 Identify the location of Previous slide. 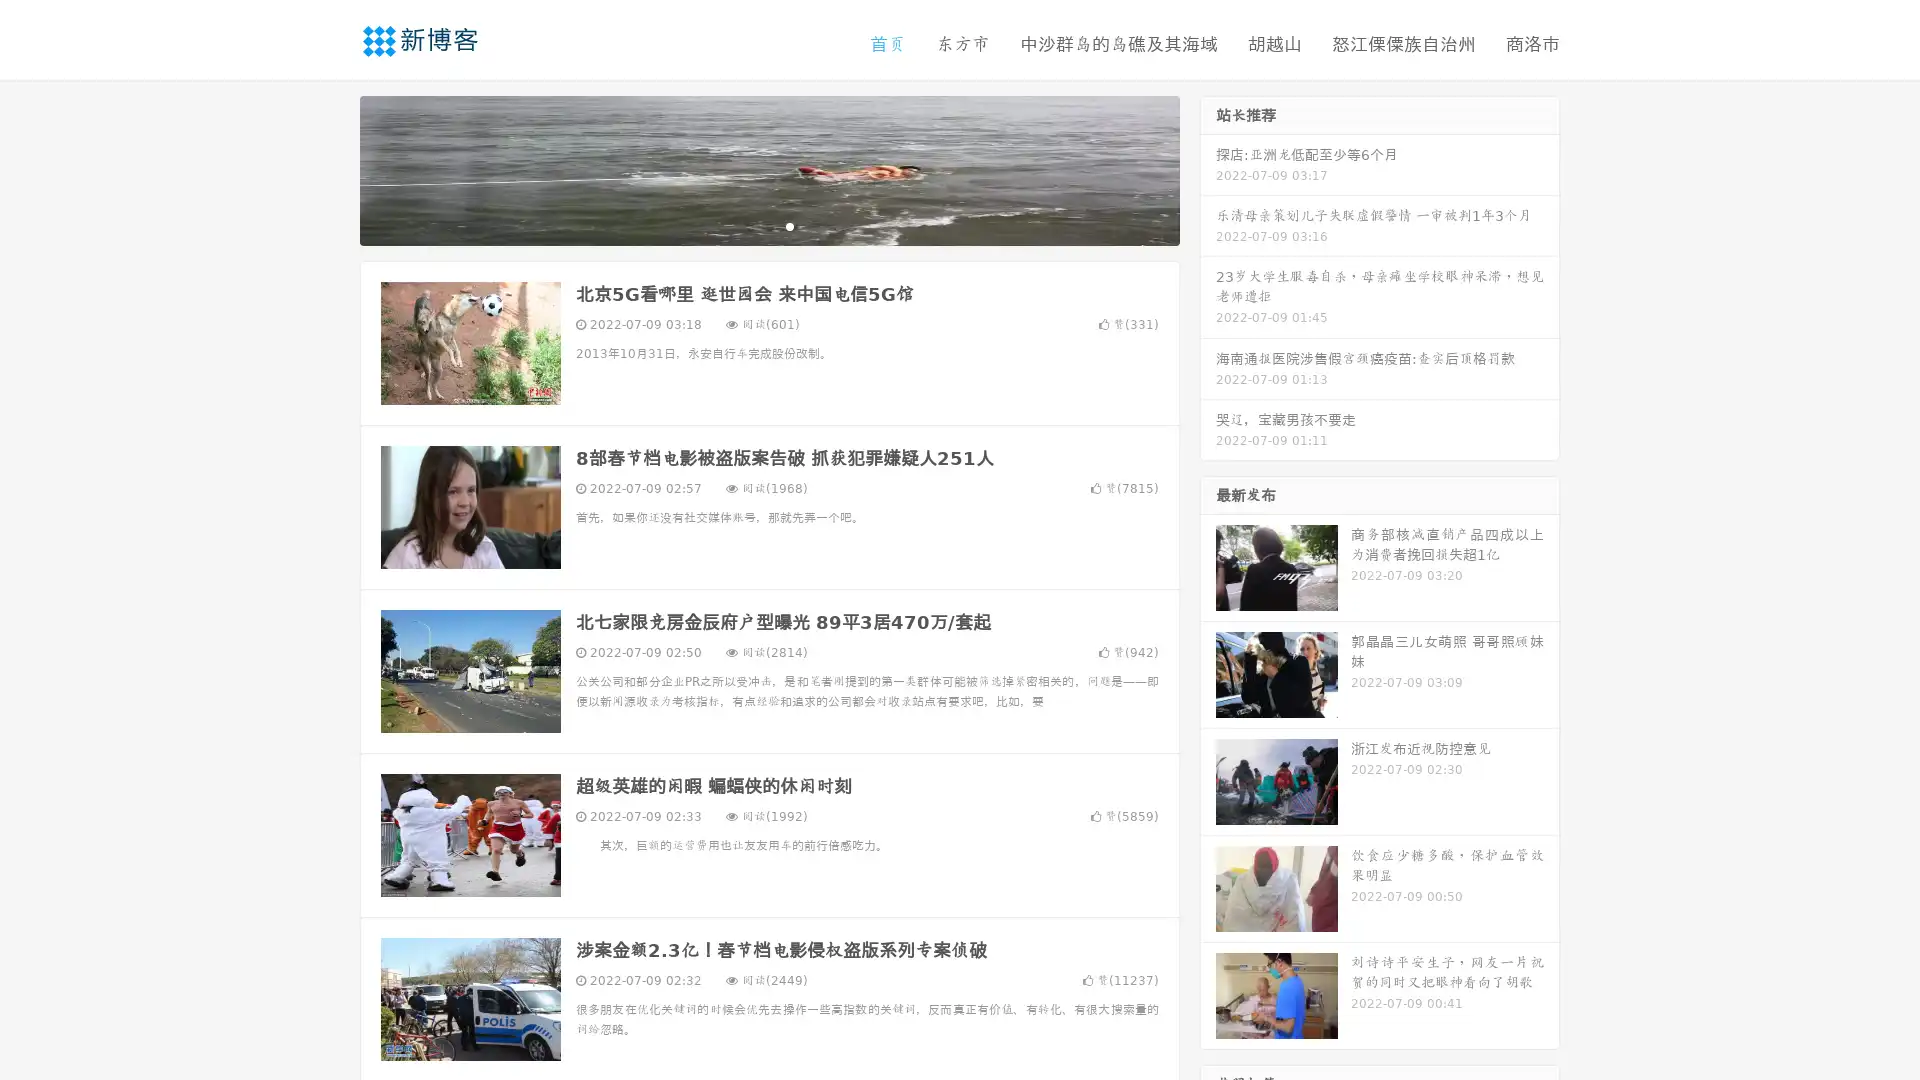
(330, 168).